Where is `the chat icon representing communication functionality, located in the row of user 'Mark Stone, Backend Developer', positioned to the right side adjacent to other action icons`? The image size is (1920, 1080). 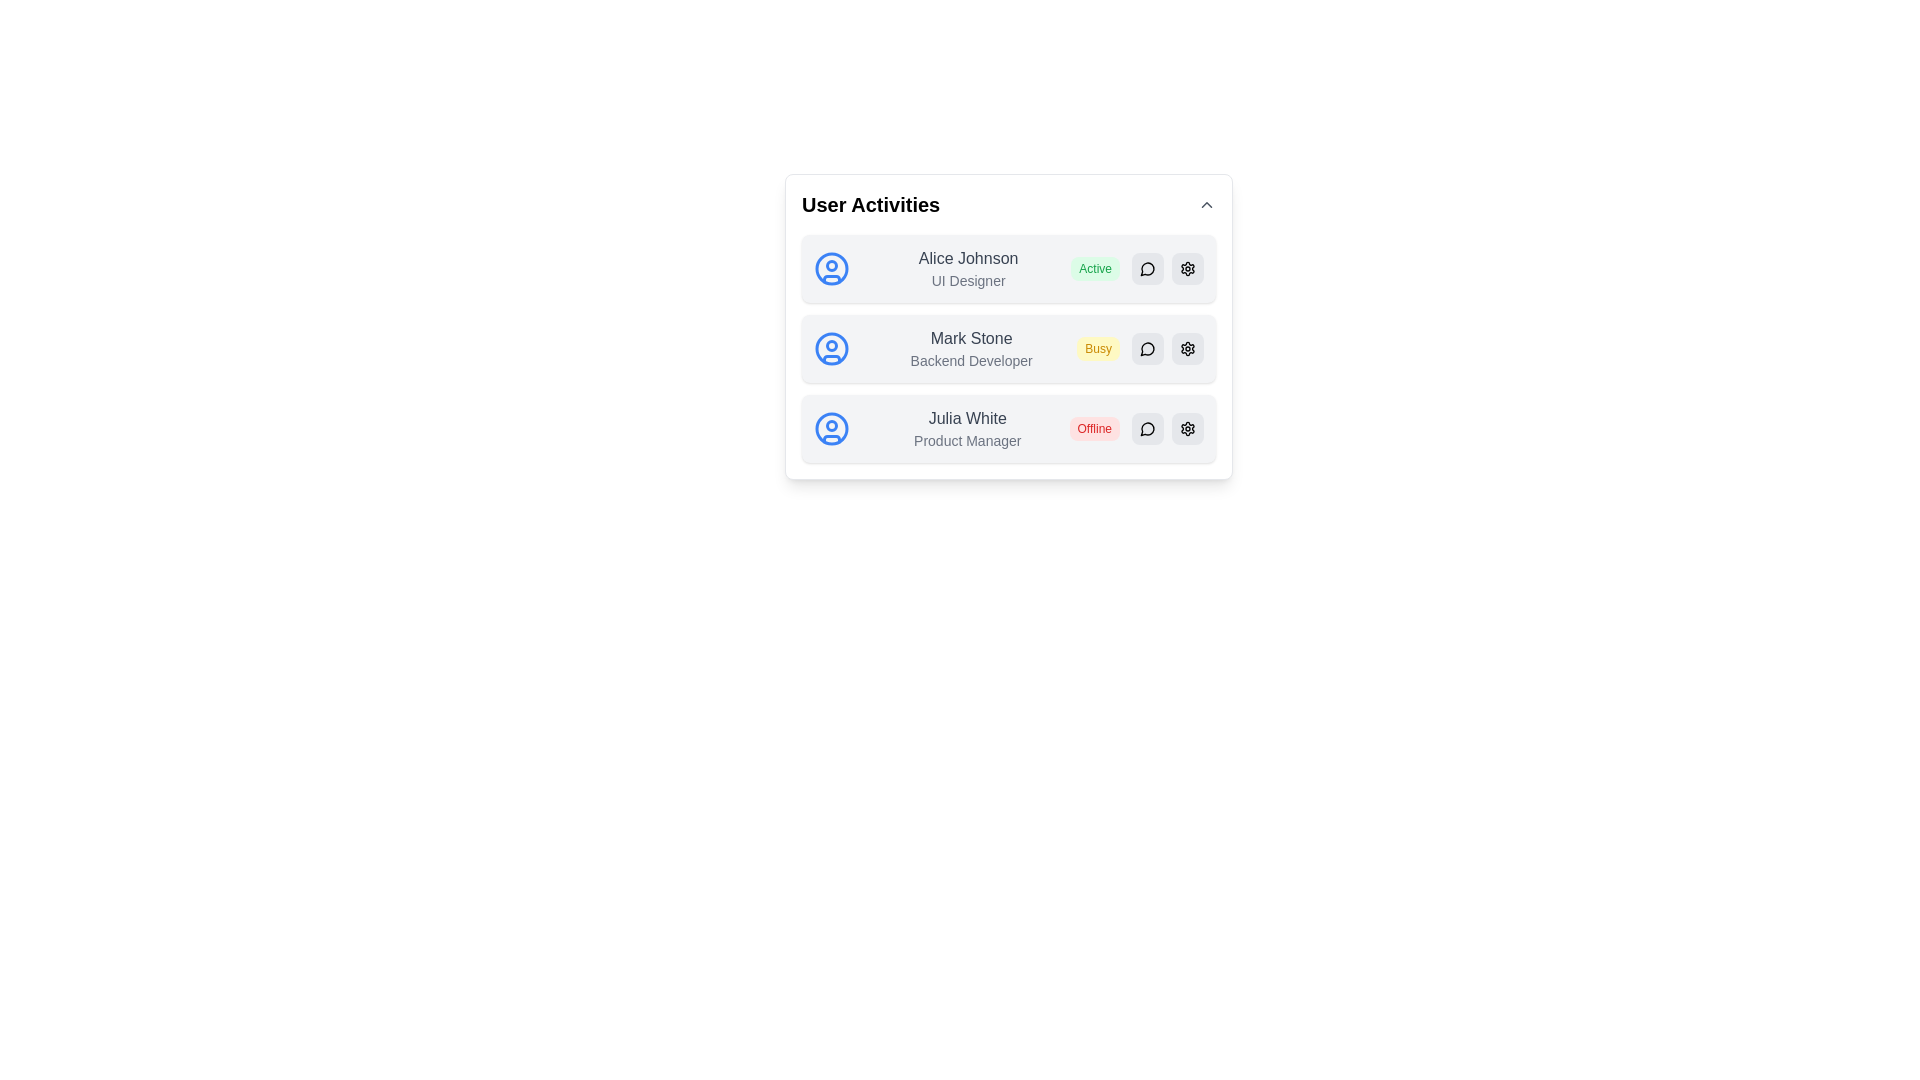 the chat icon representing communication functionality, located in the row of user 'Mark Stone, Backend Developer', positioned to the right side adjacent to other action icons is located at coordinates (1147, 348).